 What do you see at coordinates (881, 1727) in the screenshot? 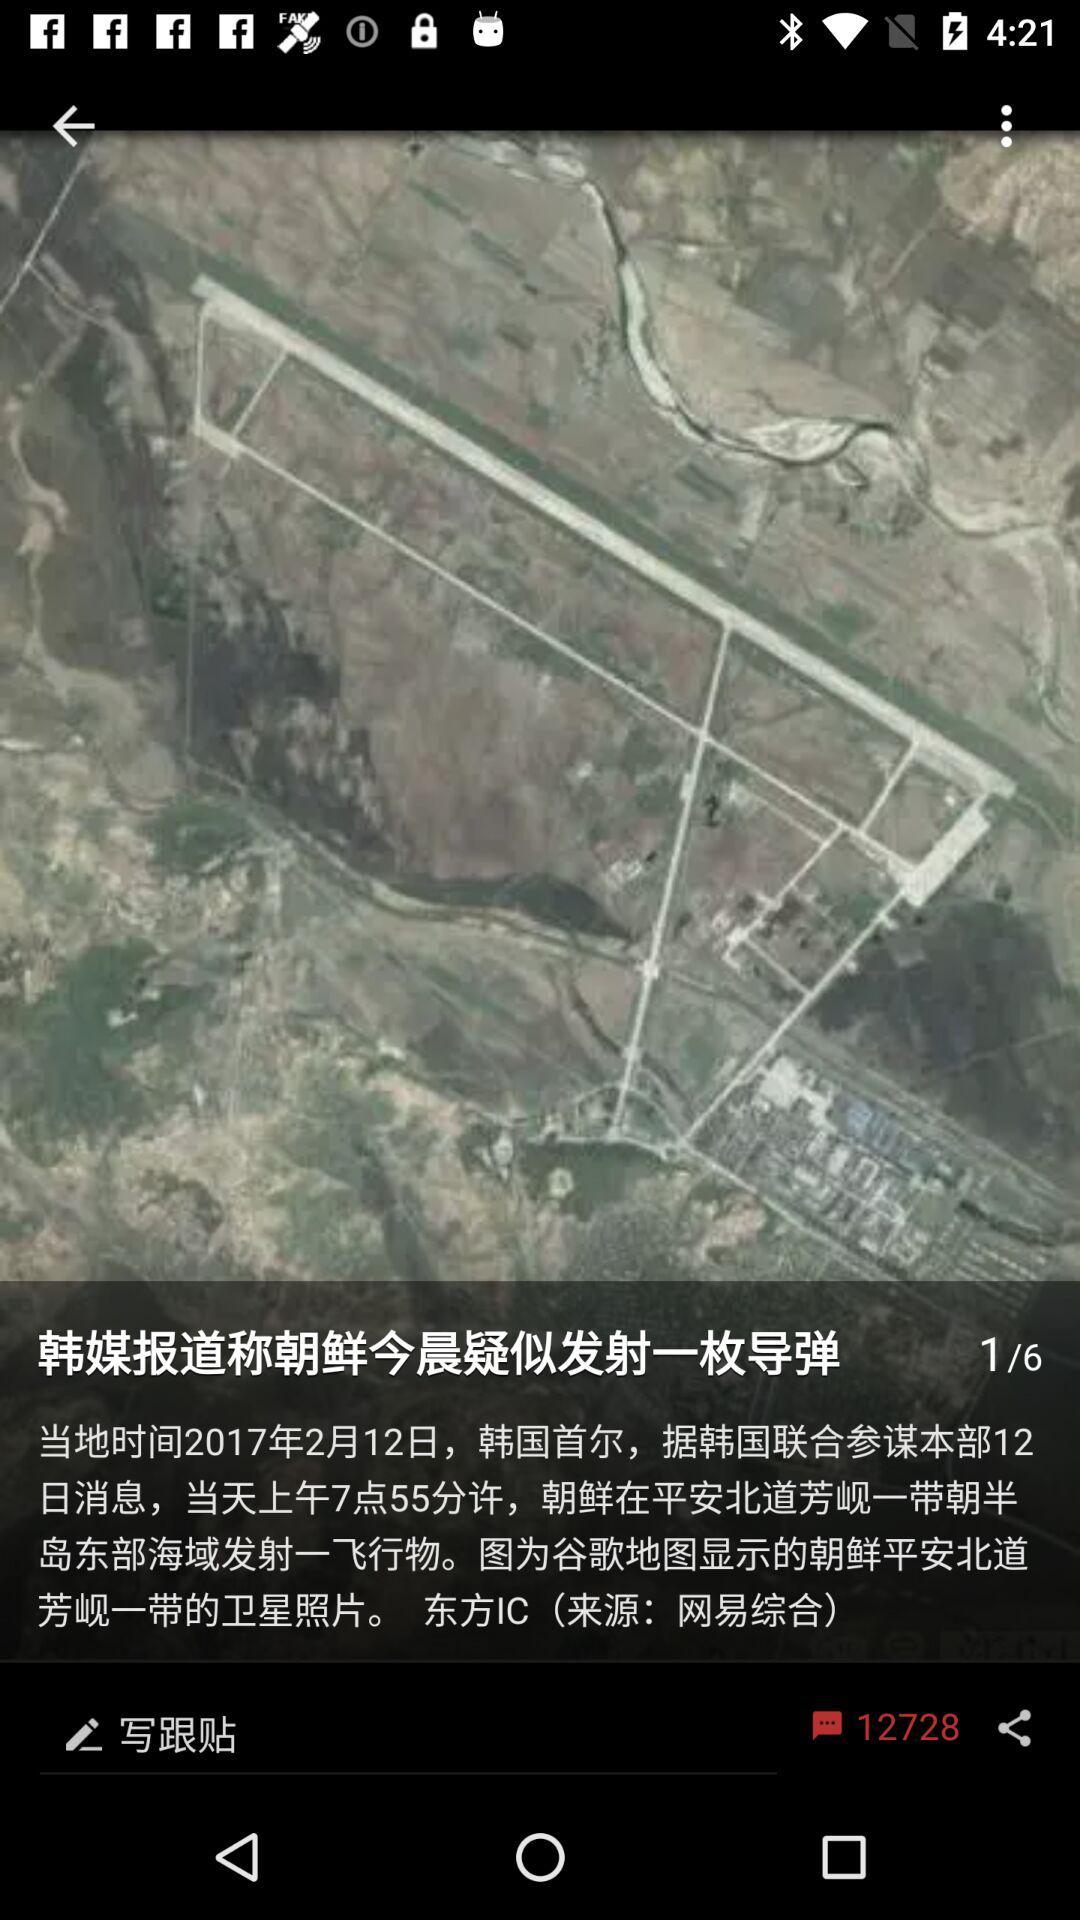
I see `12728 icon` at bounding box center [881, 1727].